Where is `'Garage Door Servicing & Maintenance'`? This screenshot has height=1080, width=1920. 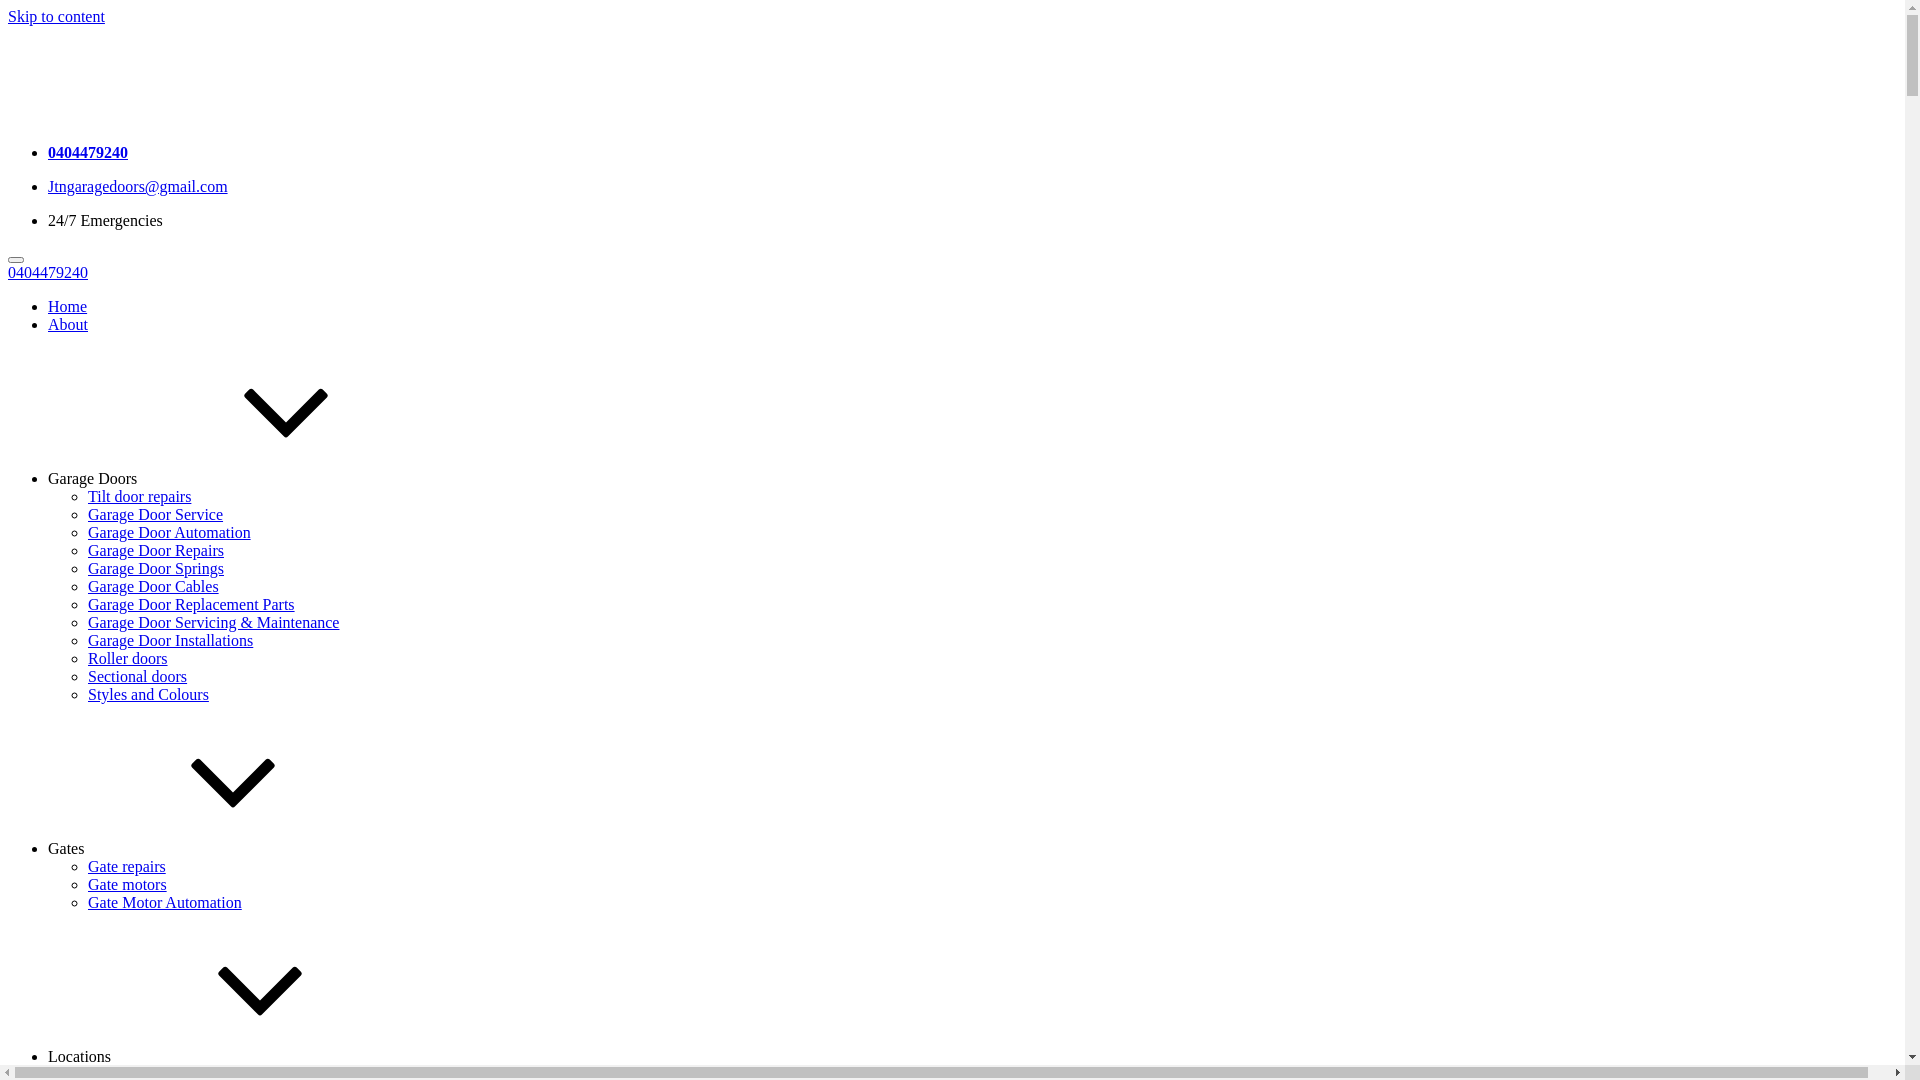
'Garage Door Servicing & Maintenance' is located at coordinates (213, 621).